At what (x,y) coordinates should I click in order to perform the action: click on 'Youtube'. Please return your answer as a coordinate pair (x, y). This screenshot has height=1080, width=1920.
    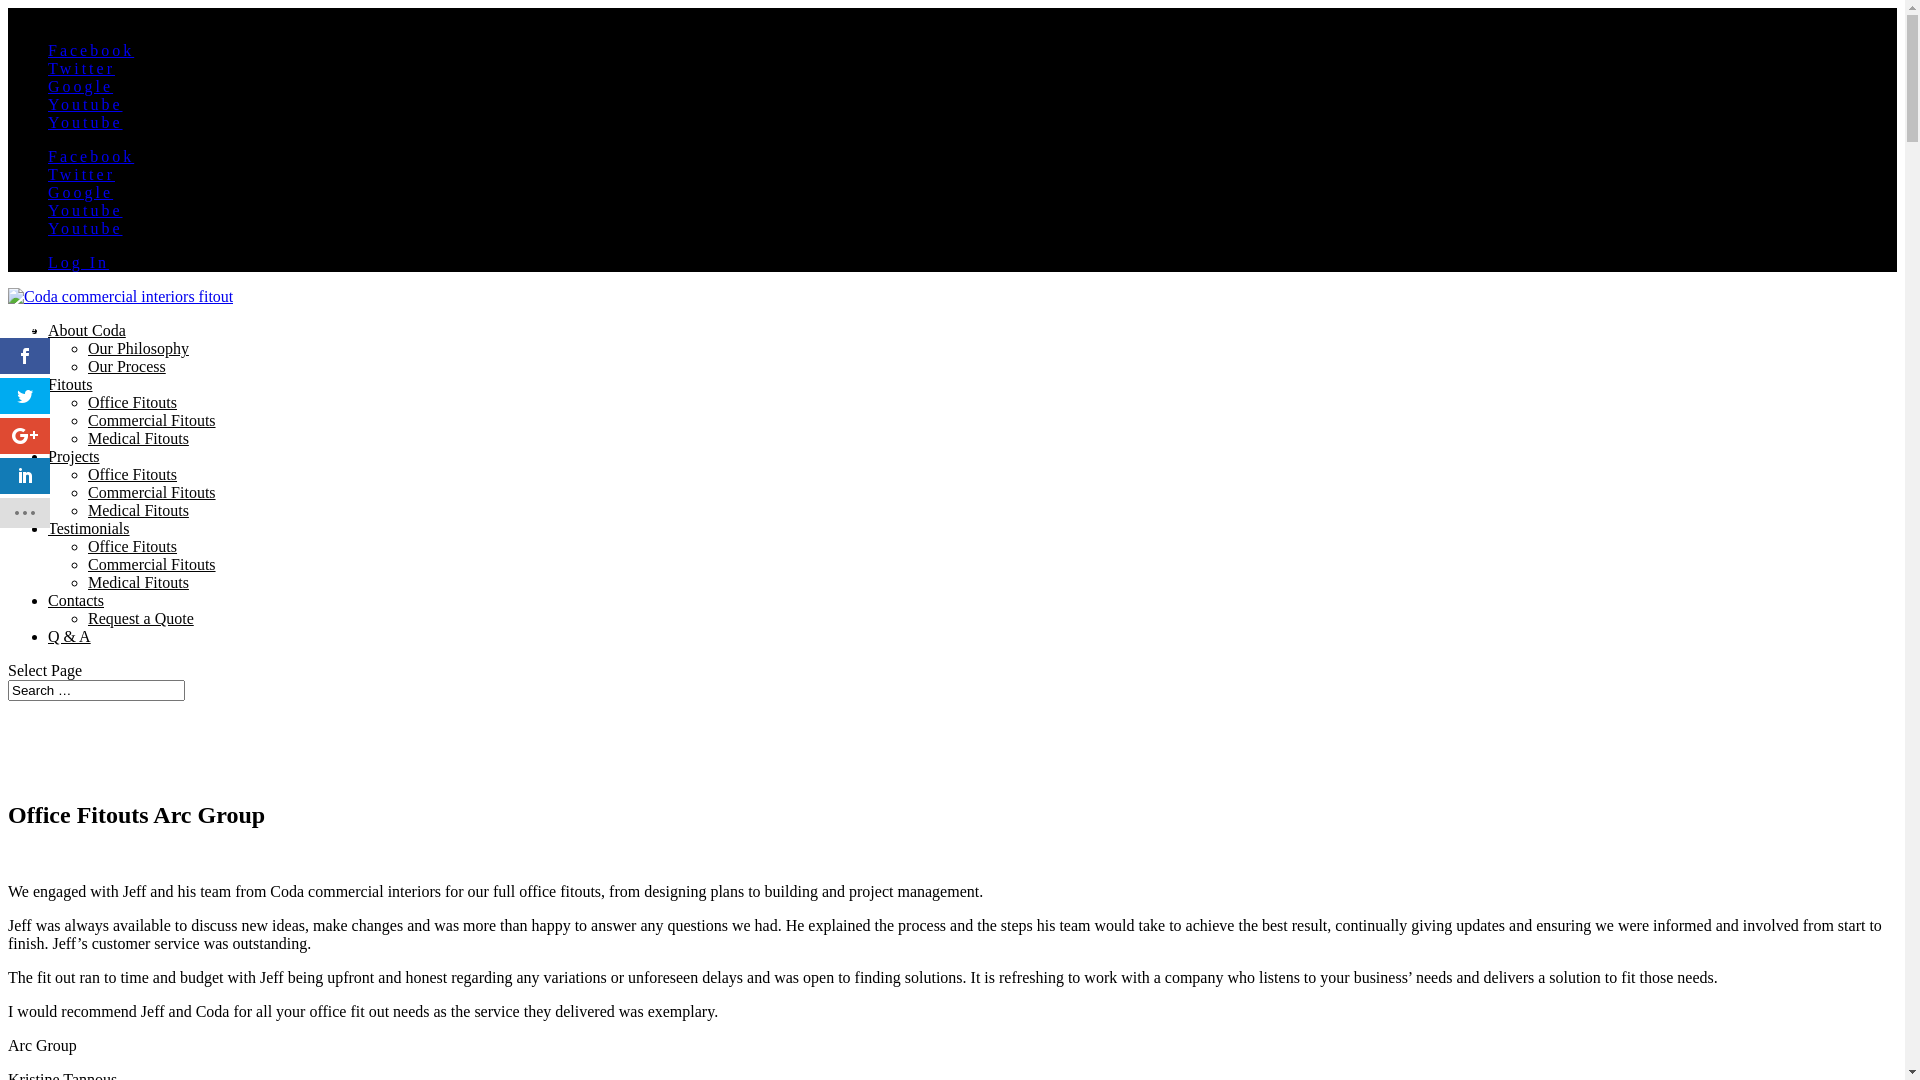
    Looking at the image, I should click on (84, 122).